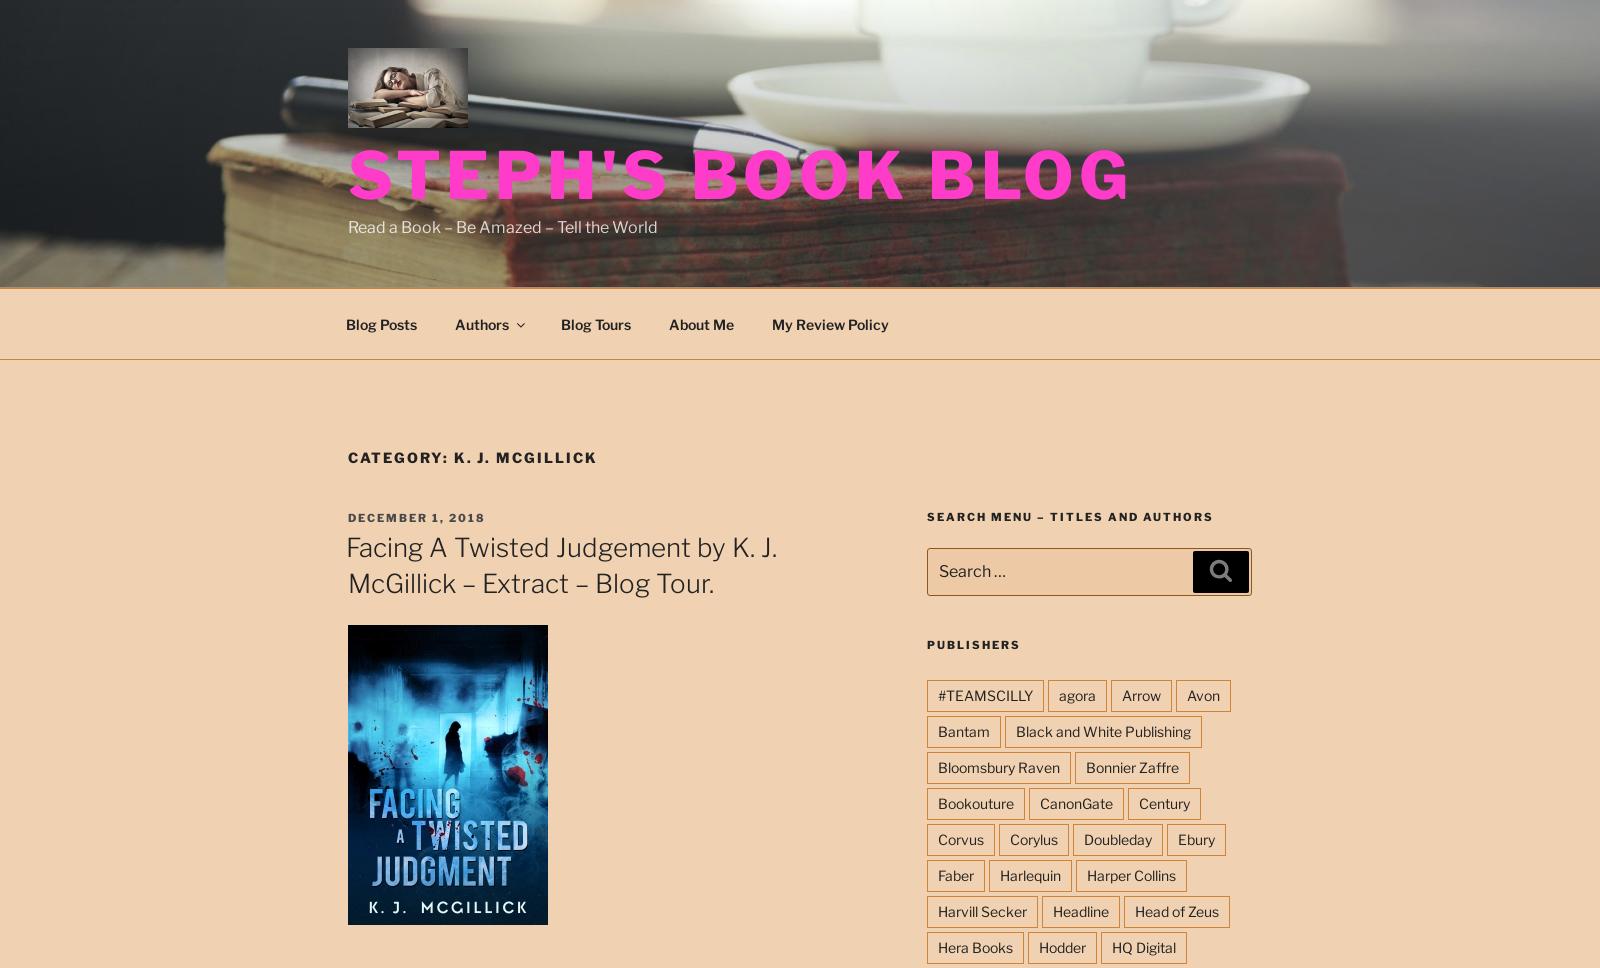 The height and width of the screenshot is (968, 1600). Describe the element at coordinates (400, 456) in the screenshot. I see `'Category:'` at that location.